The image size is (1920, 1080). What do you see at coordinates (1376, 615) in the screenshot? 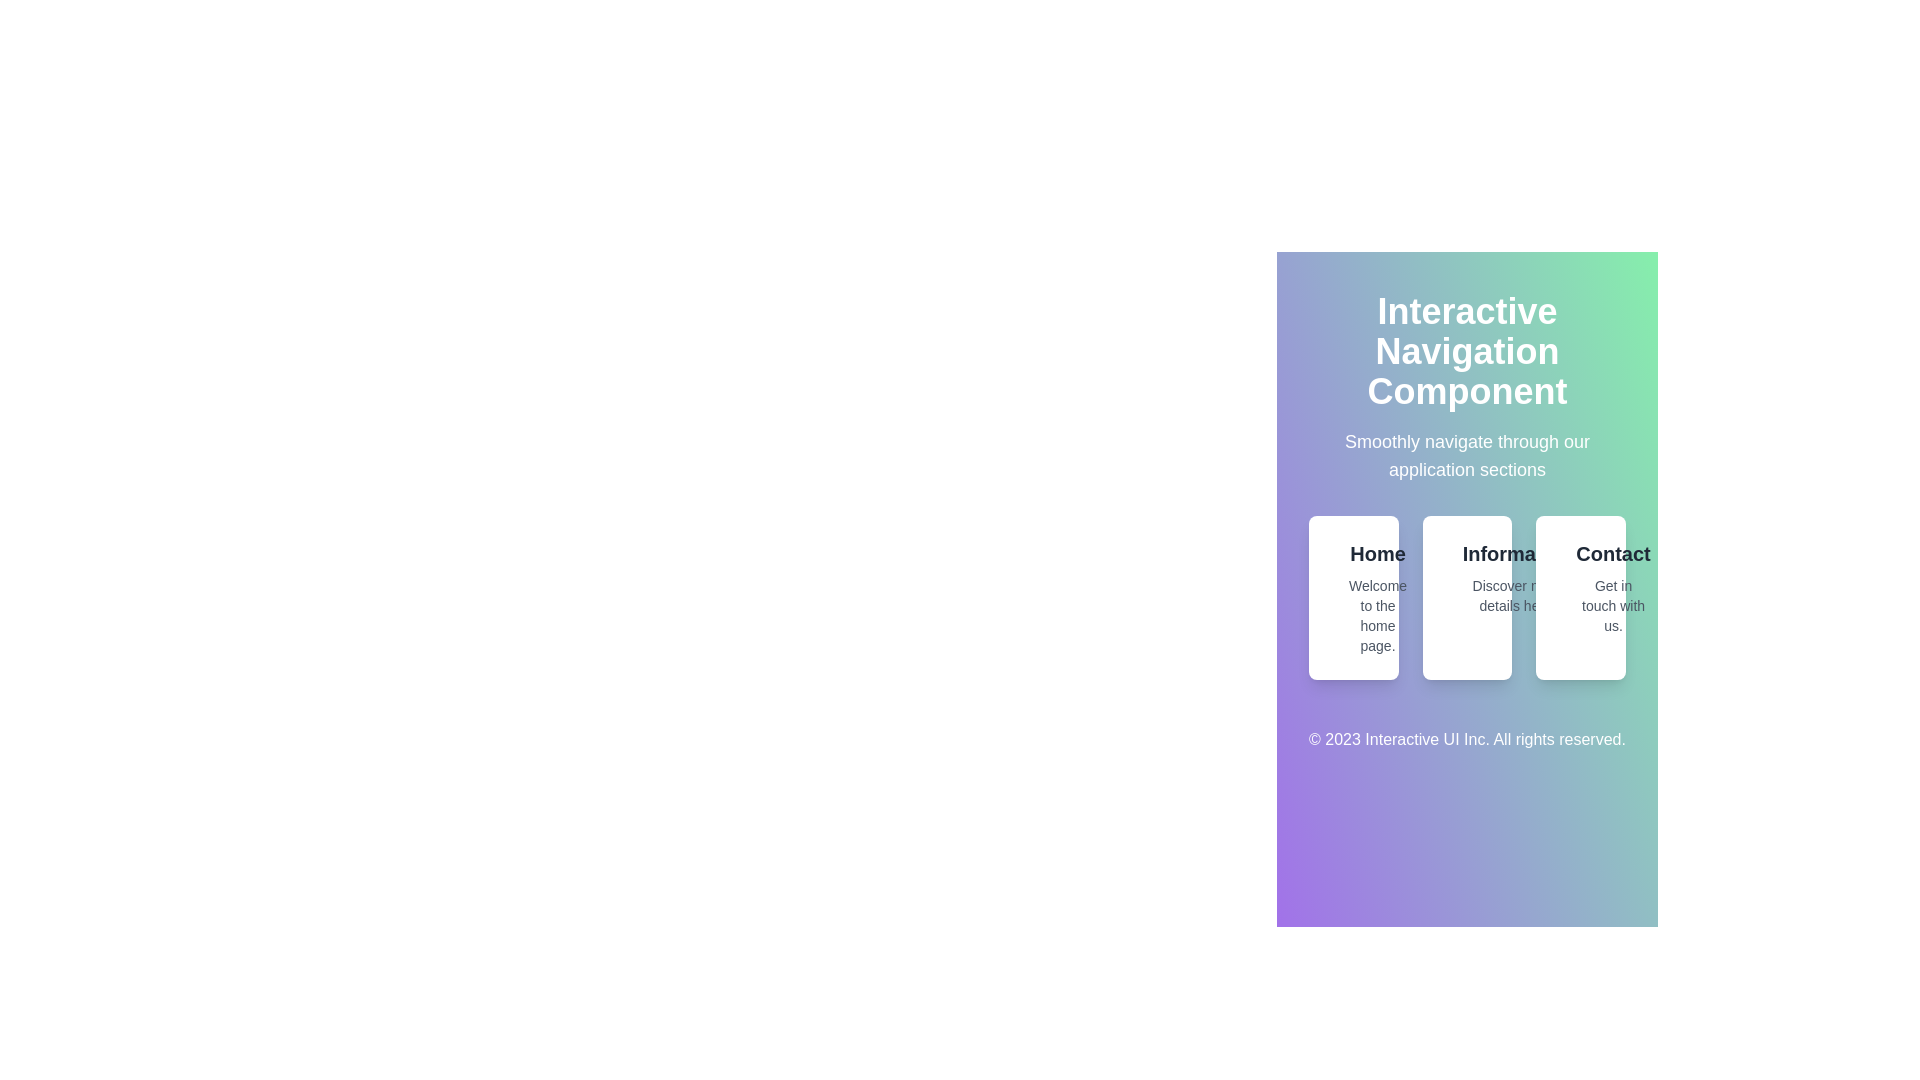
I see `welcoming message text located beneath the 'Home' title in the leftmost card of three horizontally aligned cards` at bounding box center [1376, 615].